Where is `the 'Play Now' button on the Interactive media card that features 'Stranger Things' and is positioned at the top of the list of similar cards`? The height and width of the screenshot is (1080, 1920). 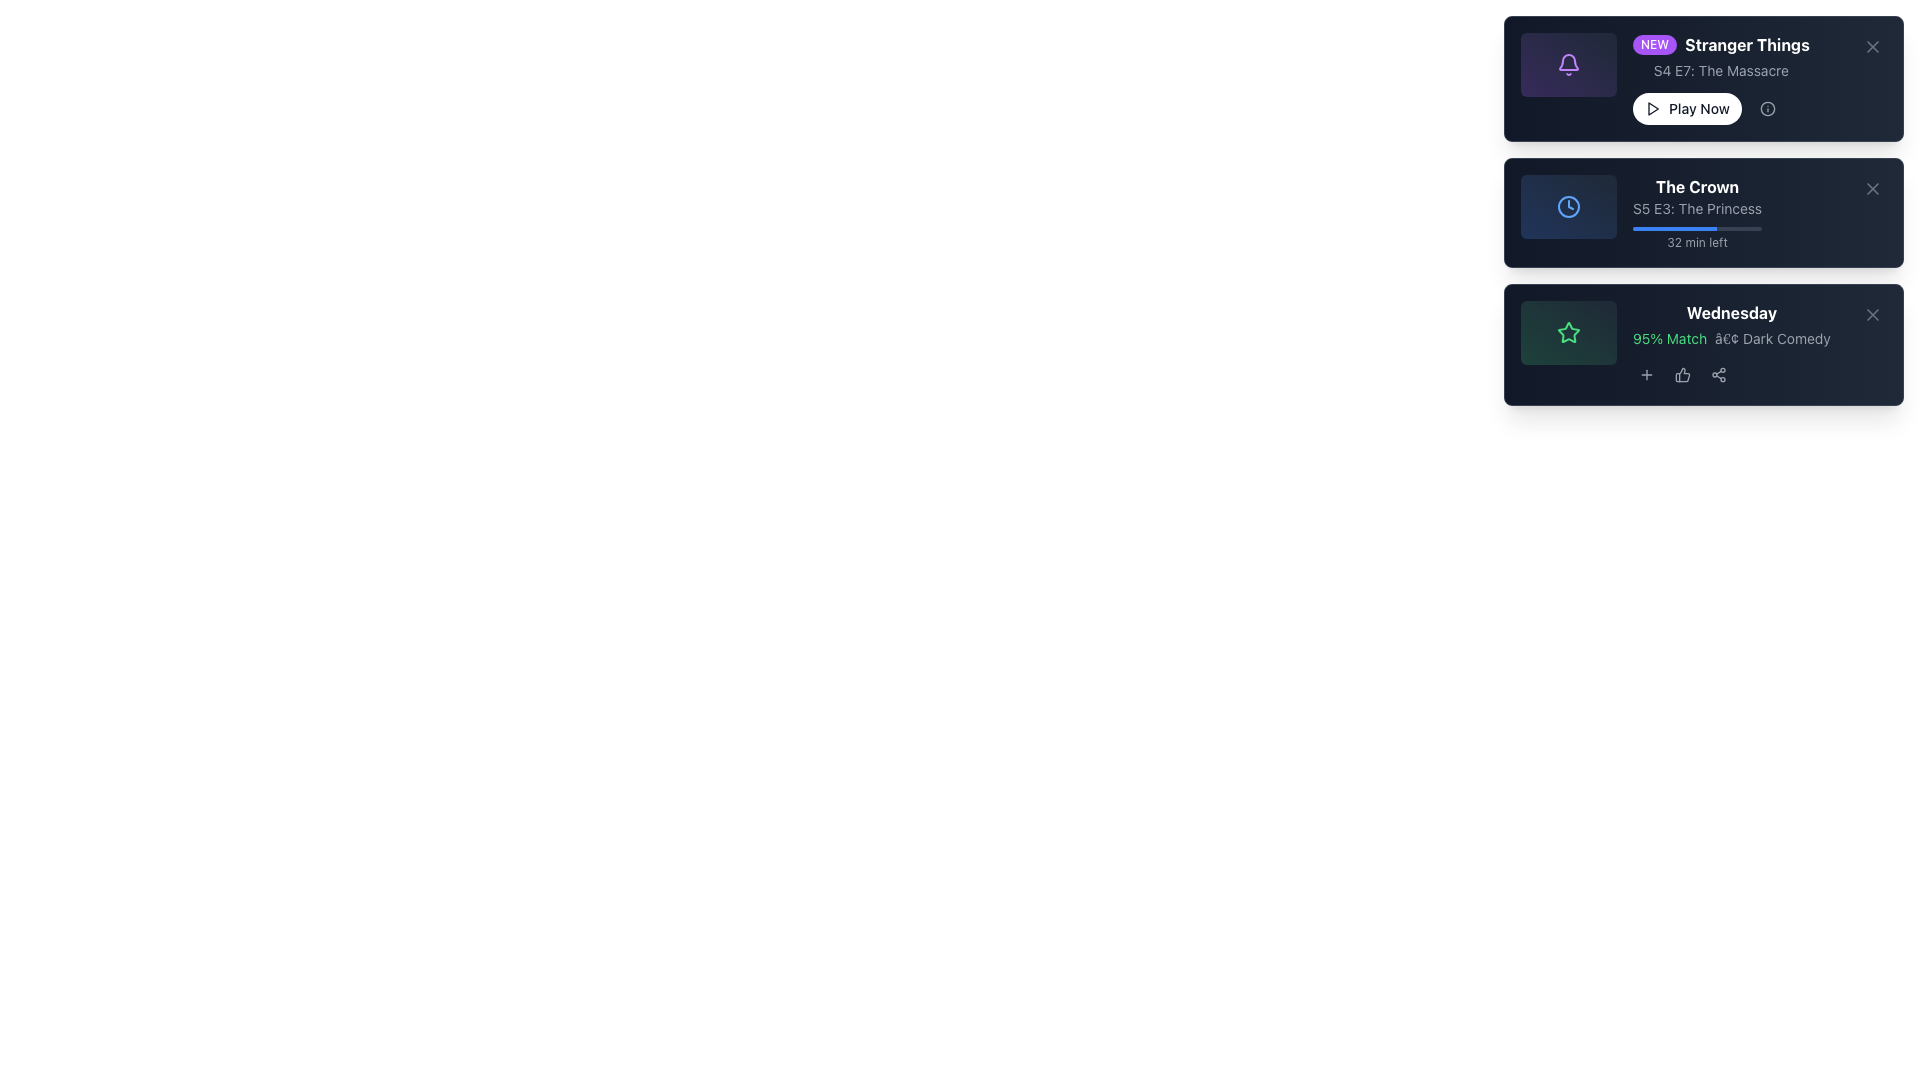 the 'Play Now' button on the Interactive media card that features 'Stranger Things' and is positioned at the top of the list of similar cards is located at coordinates (1703, 77).